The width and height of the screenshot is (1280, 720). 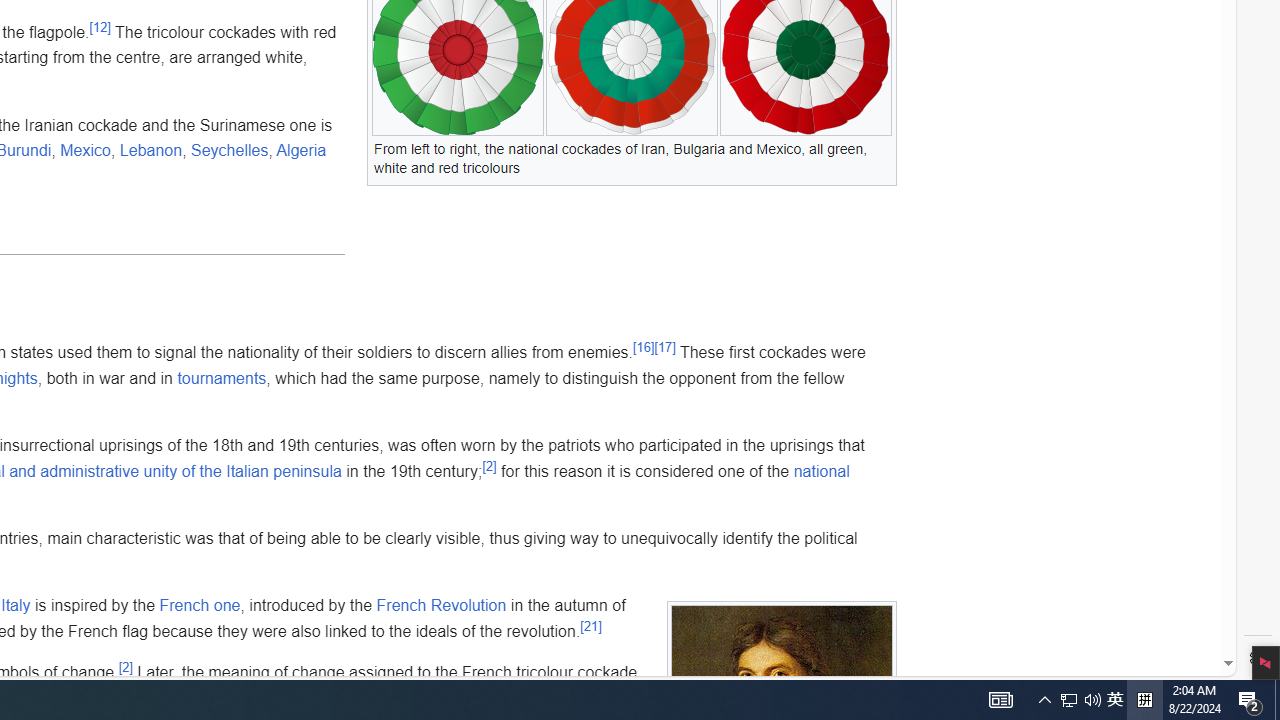 What do you see at coordinates (222, 378) in the screenshot?
I see `'tournaments'` at bounding box center [222, 378].